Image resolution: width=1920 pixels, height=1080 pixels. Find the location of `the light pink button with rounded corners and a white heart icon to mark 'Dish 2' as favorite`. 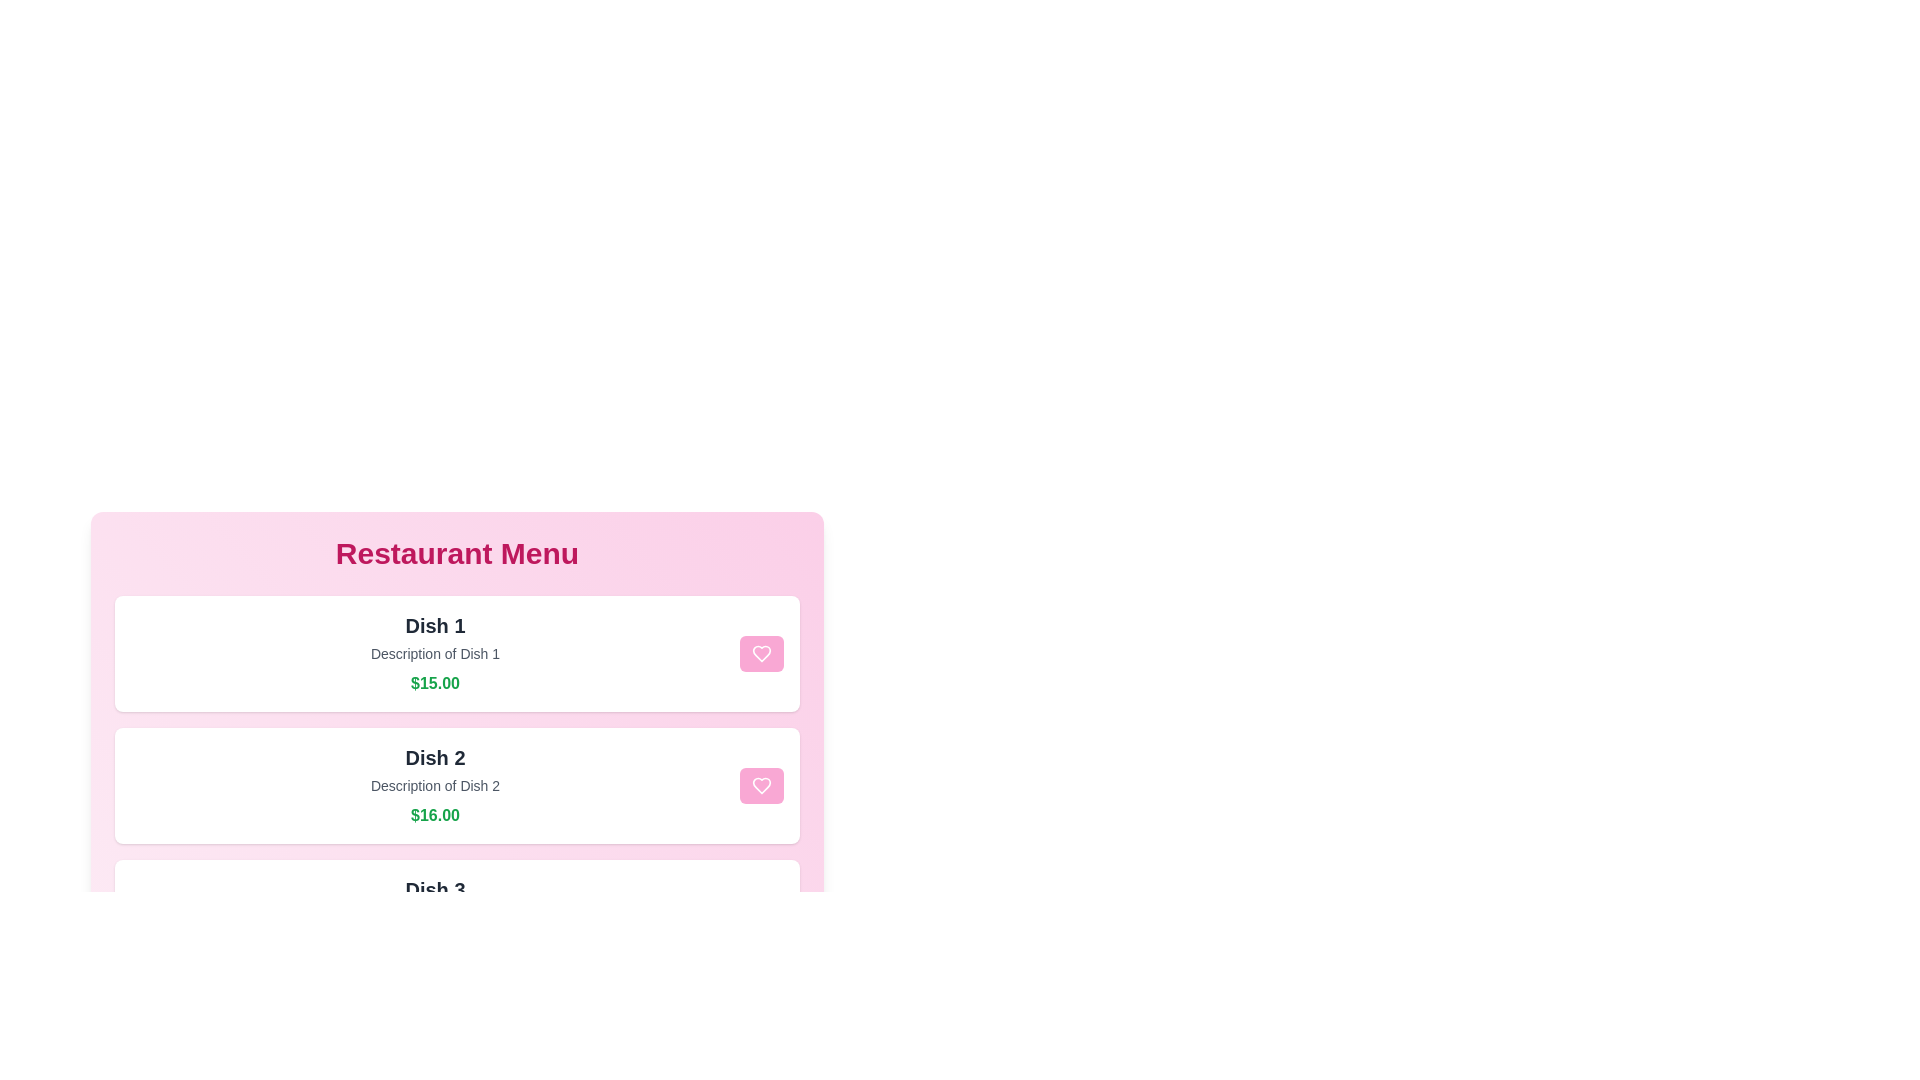

the light pink button with rounded corners and a white heart icon to mark 'Dish 2' as favorite is located at coordinates (761, 785).